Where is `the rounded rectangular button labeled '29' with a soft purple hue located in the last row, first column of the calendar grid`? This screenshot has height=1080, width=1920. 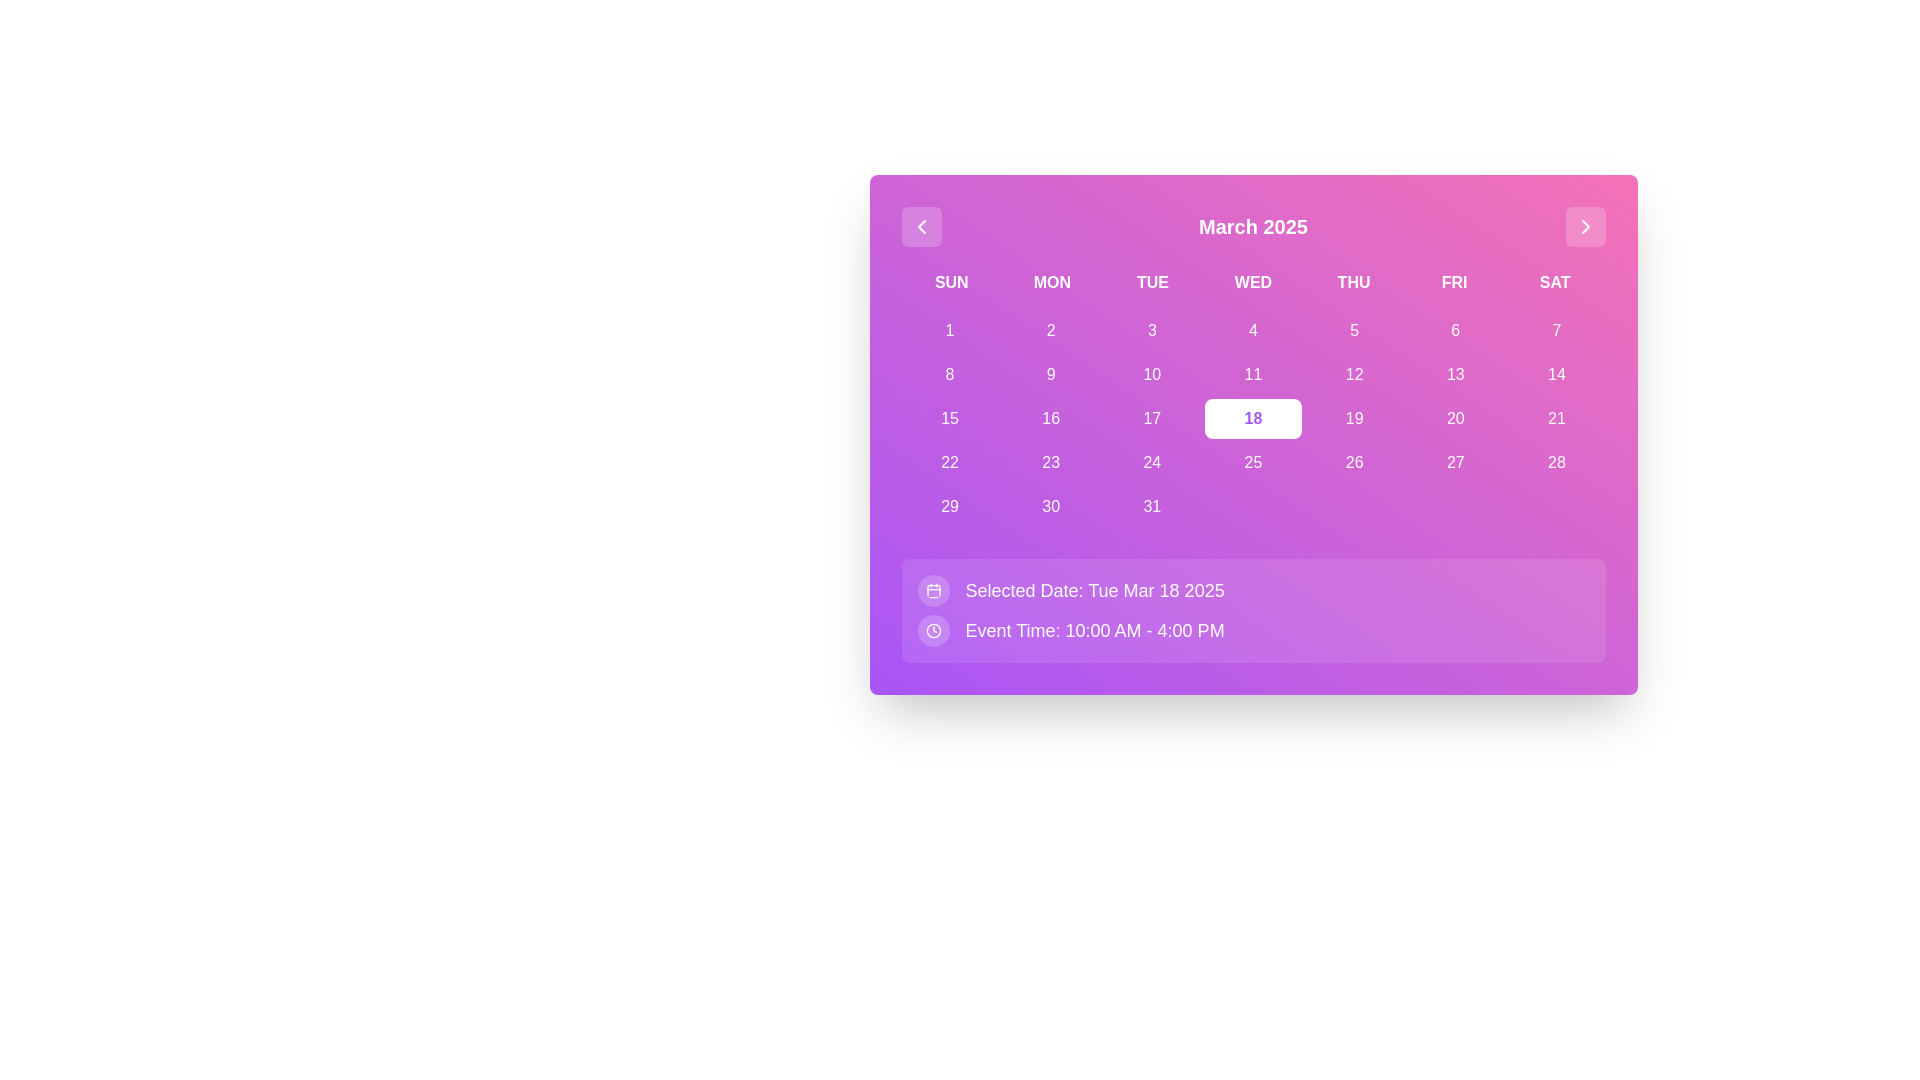
the rounded rectangular button labeled '29' with a soft purple hue located in the last row, first column of the calendar grid is located at coordinates (949, 505).